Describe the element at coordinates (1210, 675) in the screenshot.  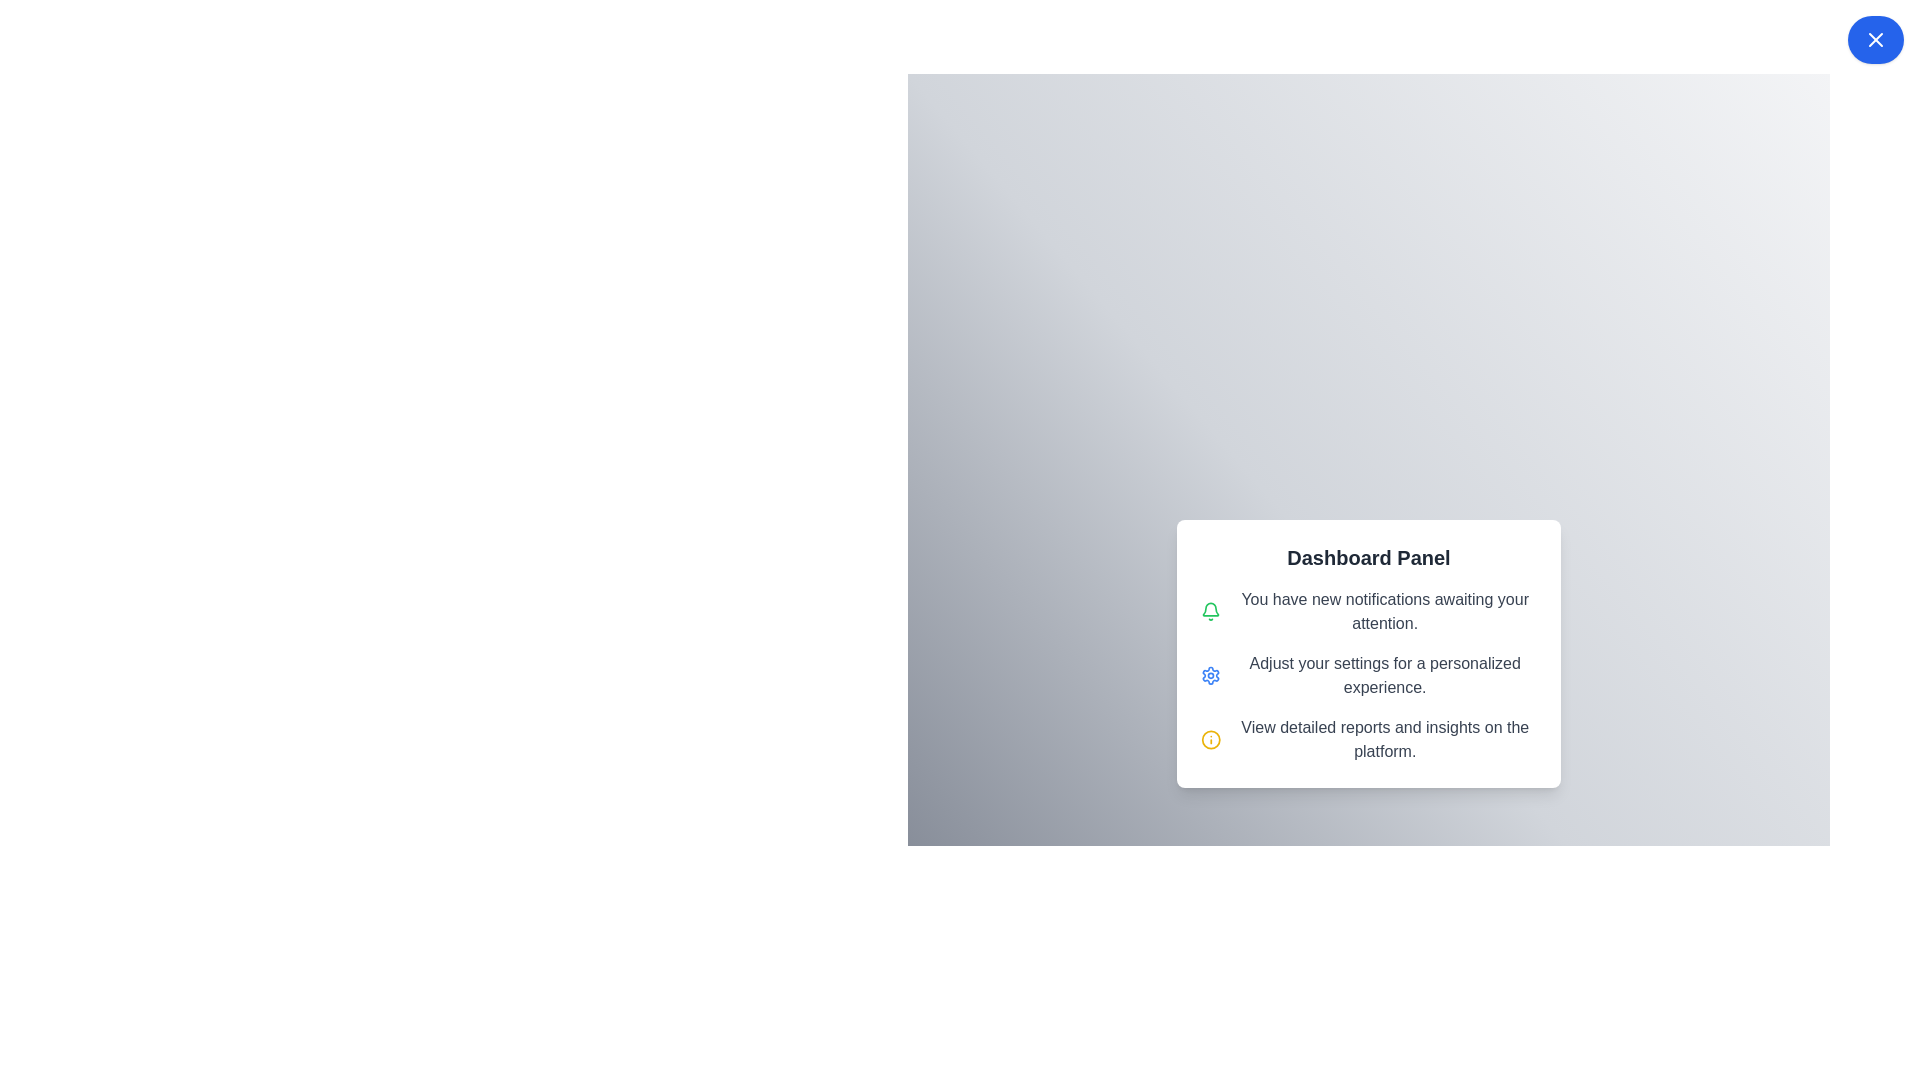
I see `the gear icon located in the middle section of the Dashboard Panel` at that location.